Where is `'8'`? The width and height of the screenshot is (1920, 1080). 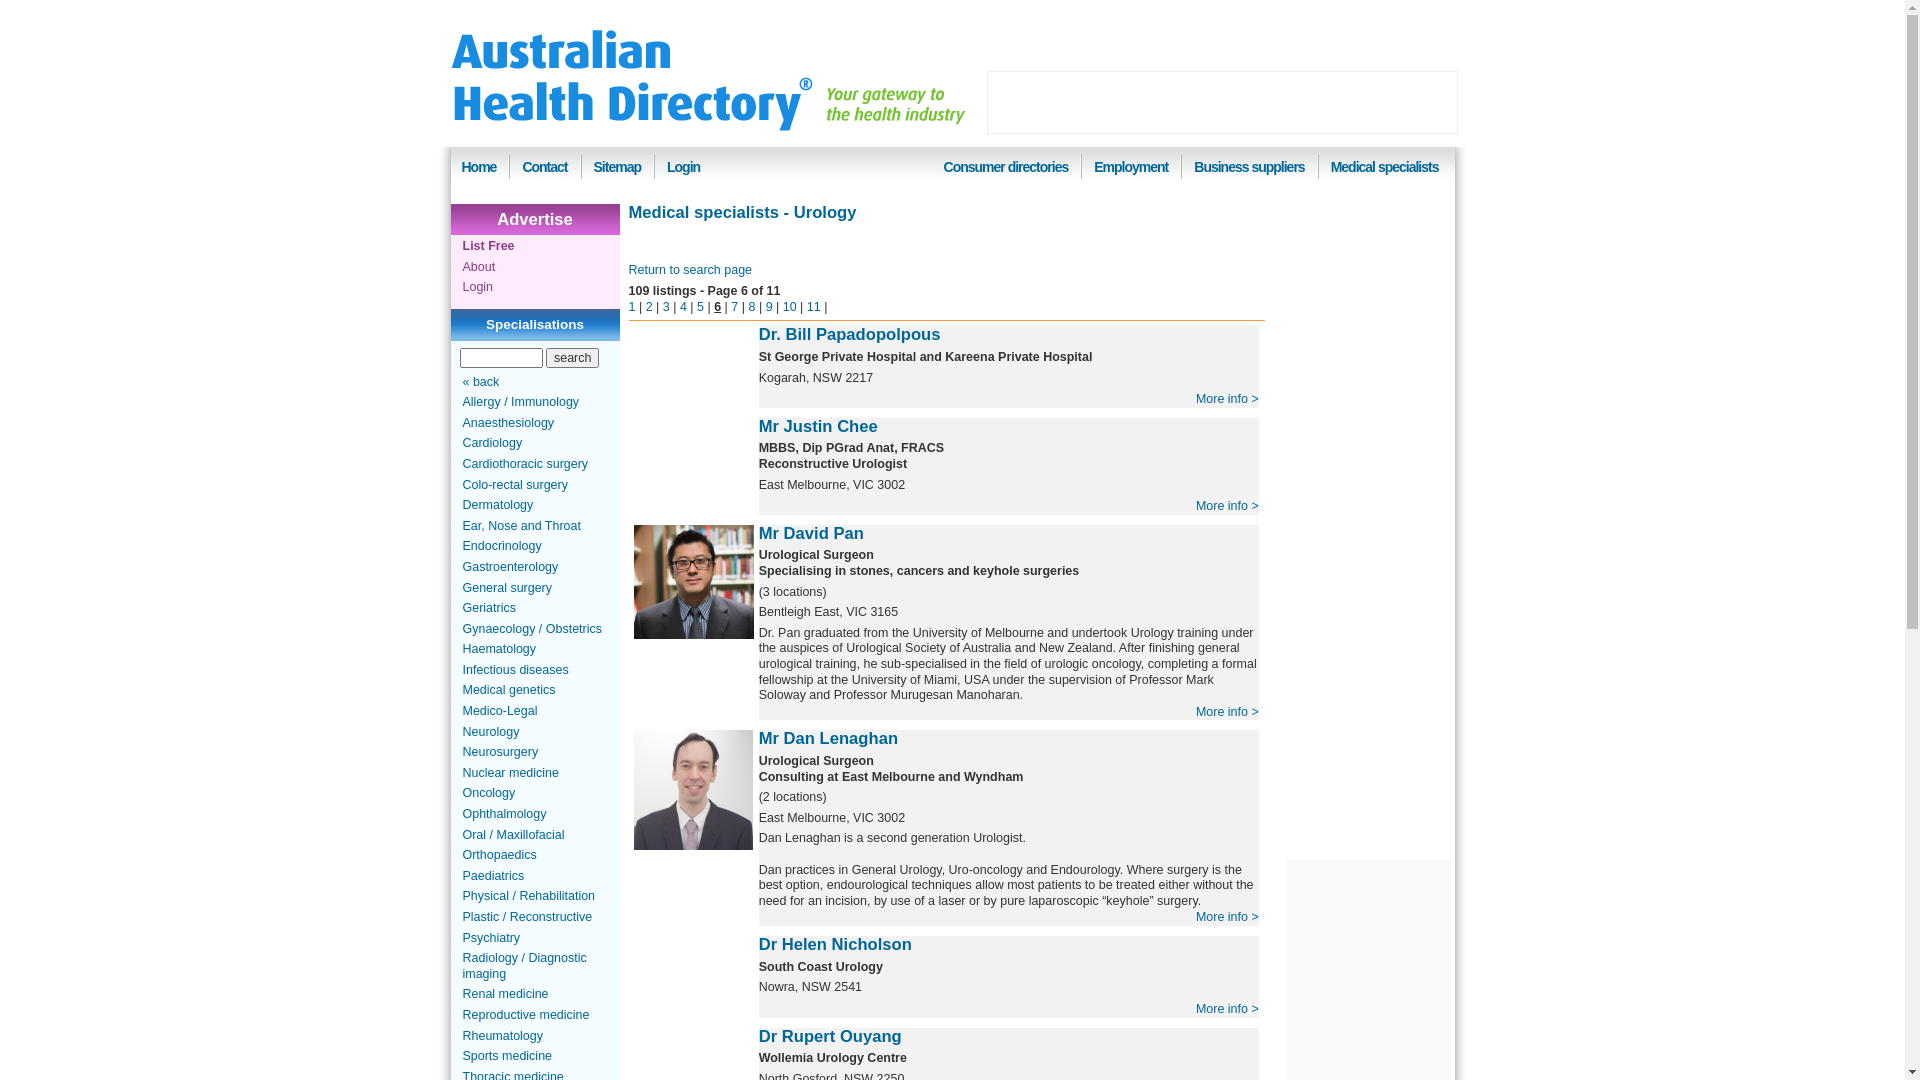 '8' is located at coordinates (750, 307).